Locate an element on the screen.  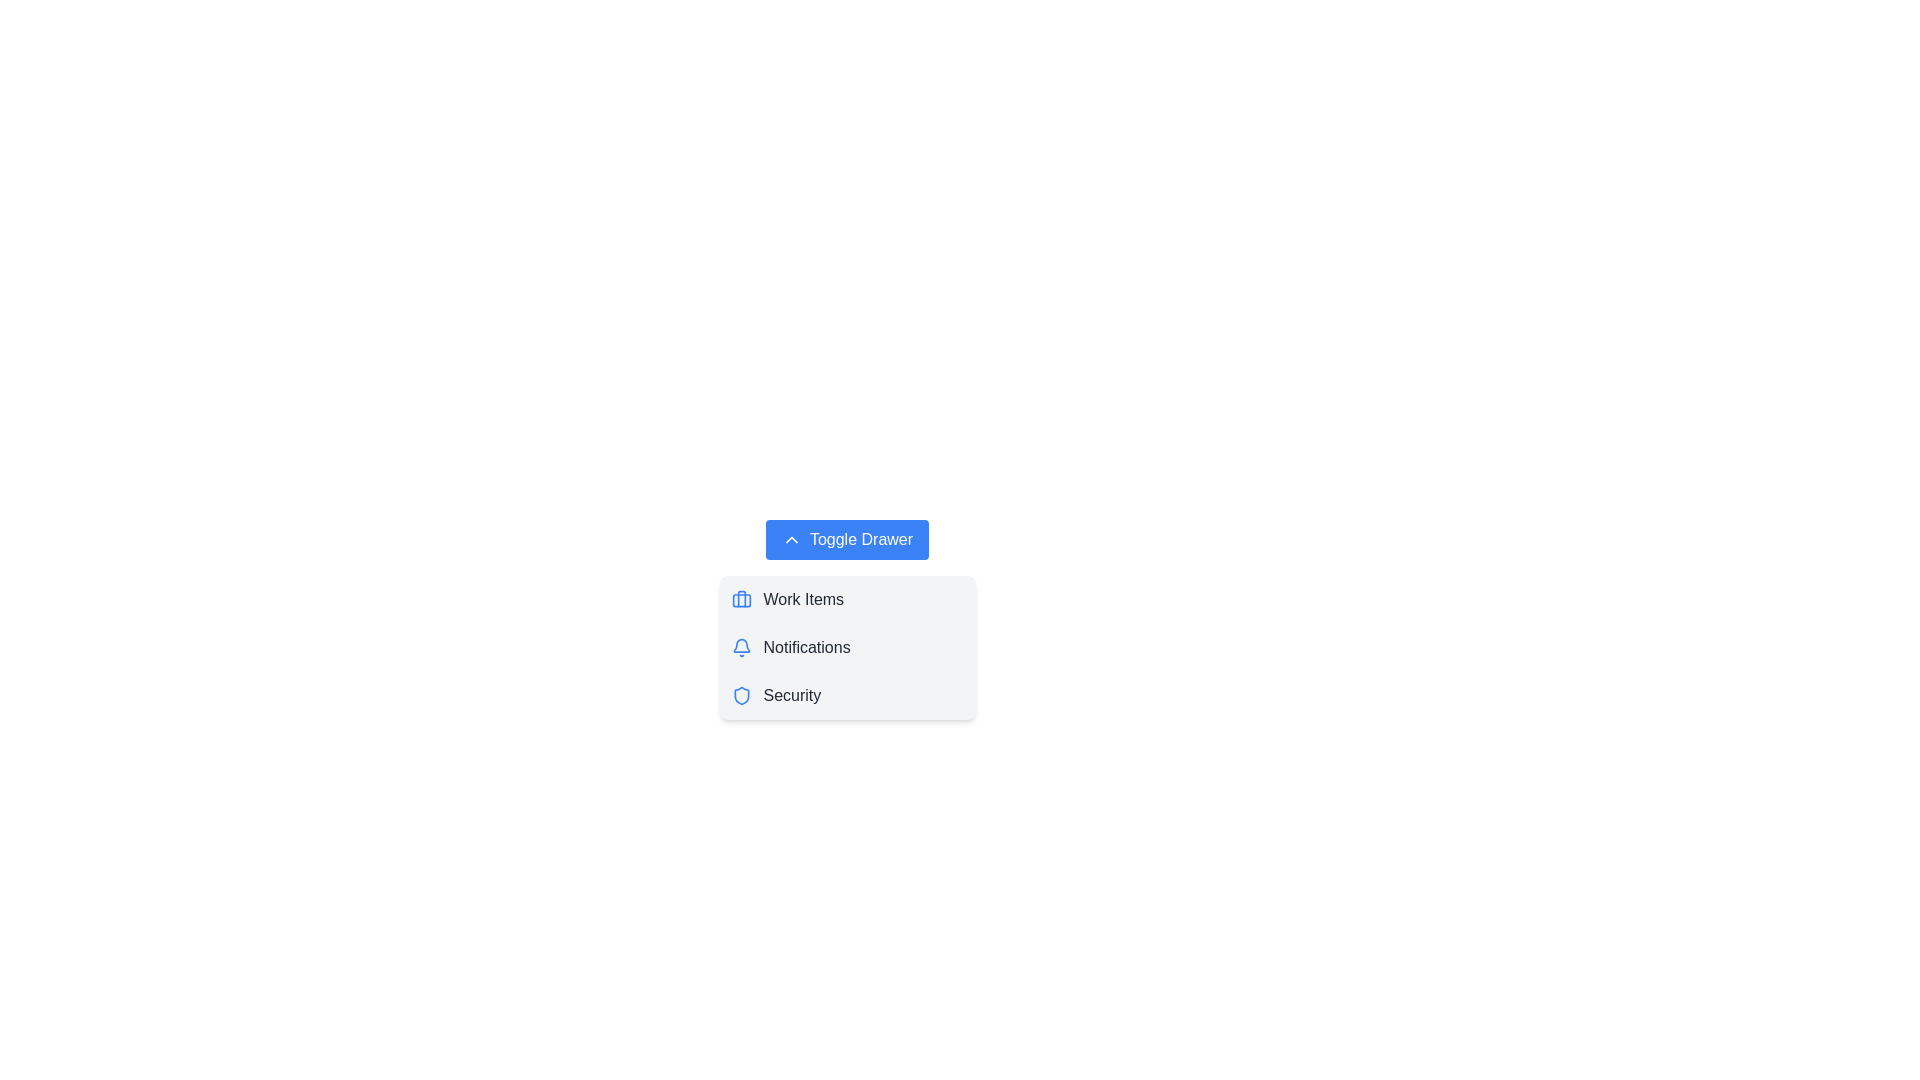
the menu item Security is located at coordinates (847, 694).